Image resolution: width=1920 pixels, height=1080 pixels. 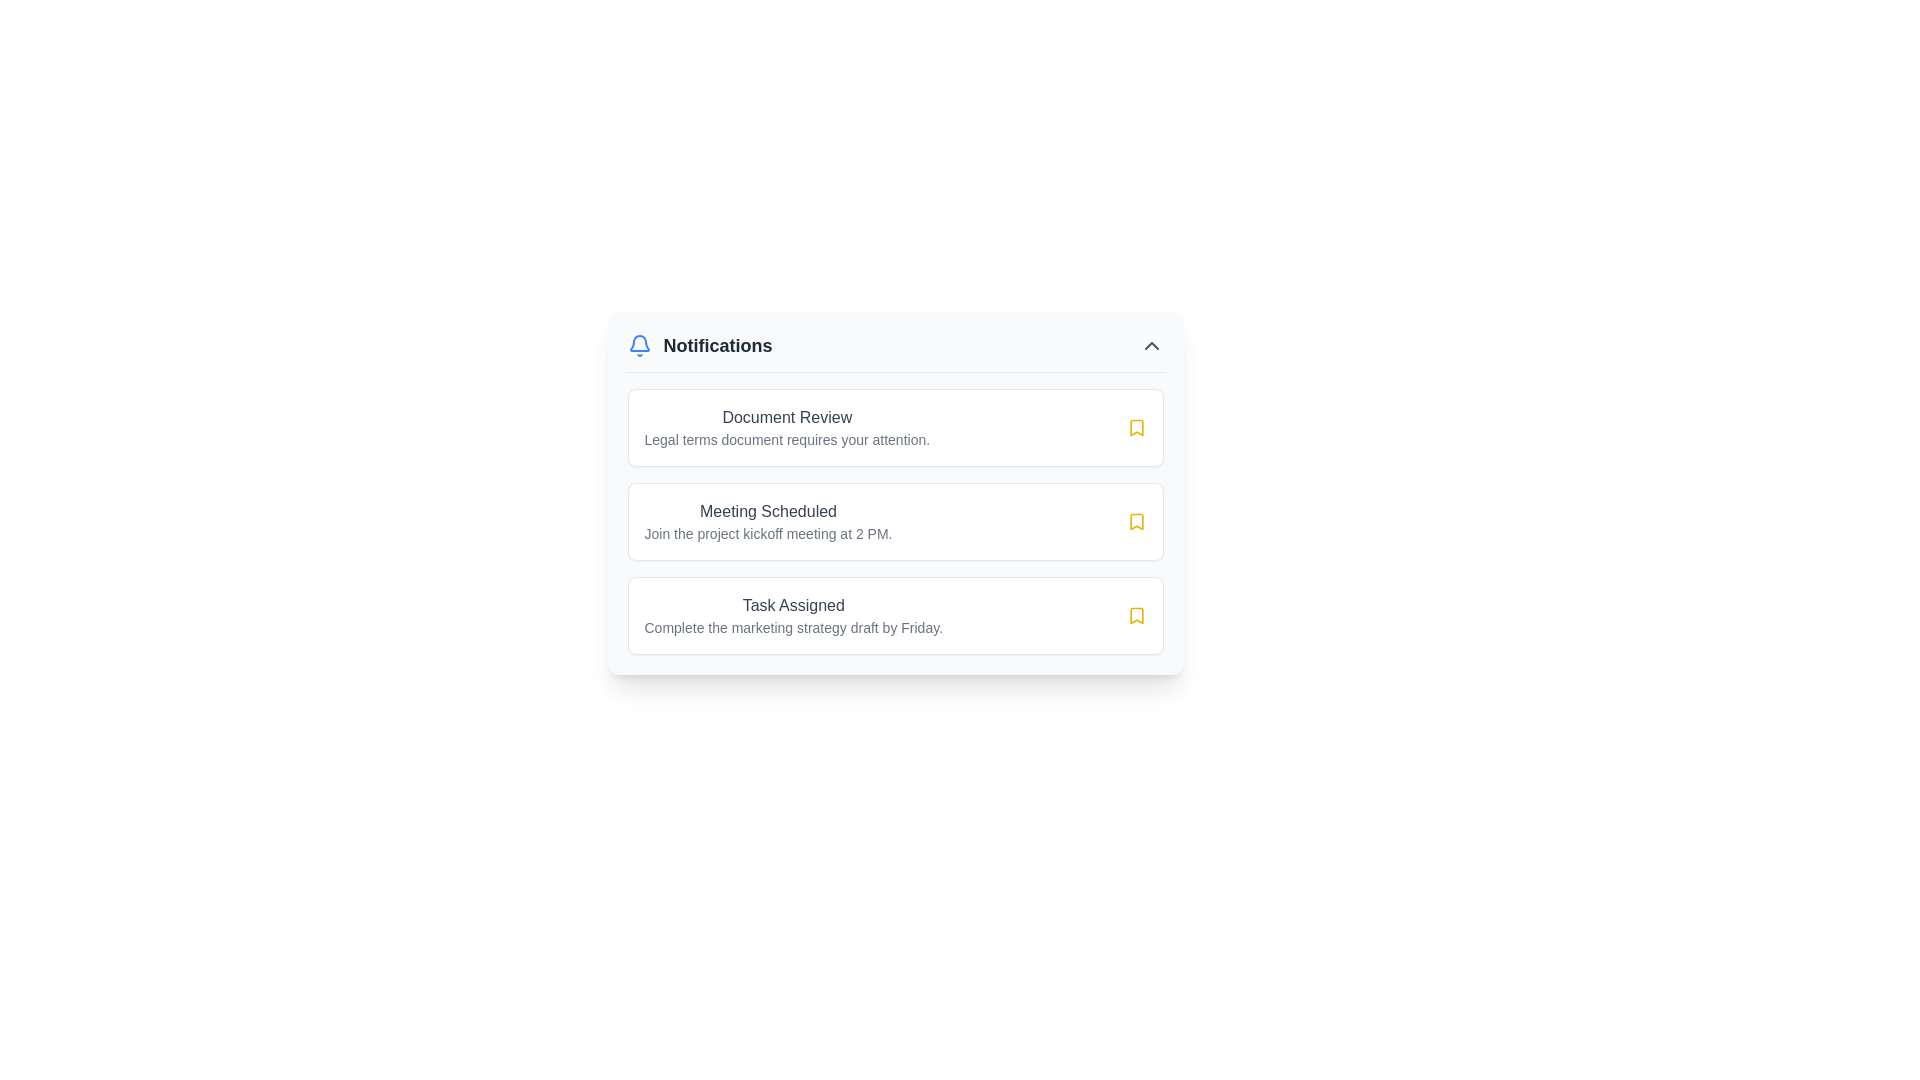 What do you see at coordinates (718, 345) in the screenshot?
I see `the text label 'Notifications', which is styled in a large bold font and located in the header of the notification panel, positioned to the right of a blue bell icon` at bounding box center [718, 345].